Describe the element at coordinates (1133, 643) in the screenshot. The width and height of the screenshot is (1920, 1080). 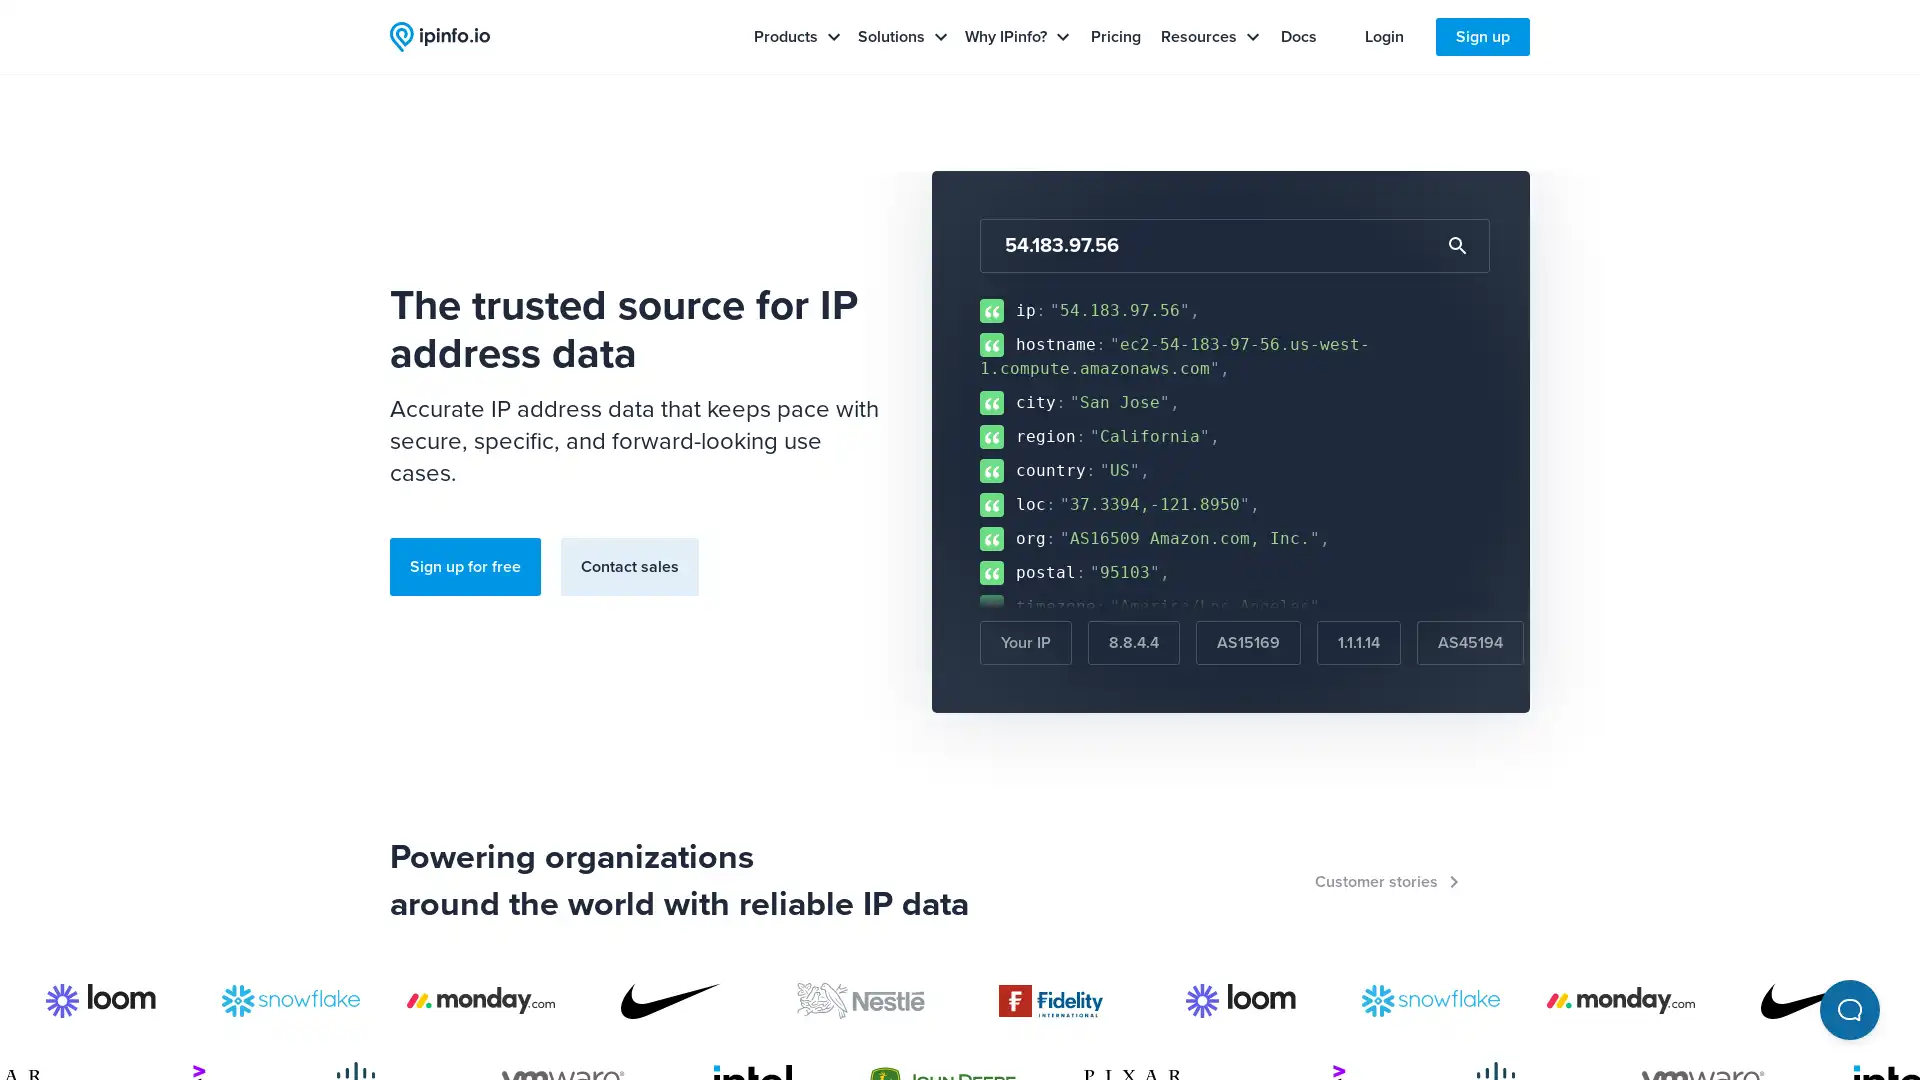
I see `8.8.4.4` at that location.